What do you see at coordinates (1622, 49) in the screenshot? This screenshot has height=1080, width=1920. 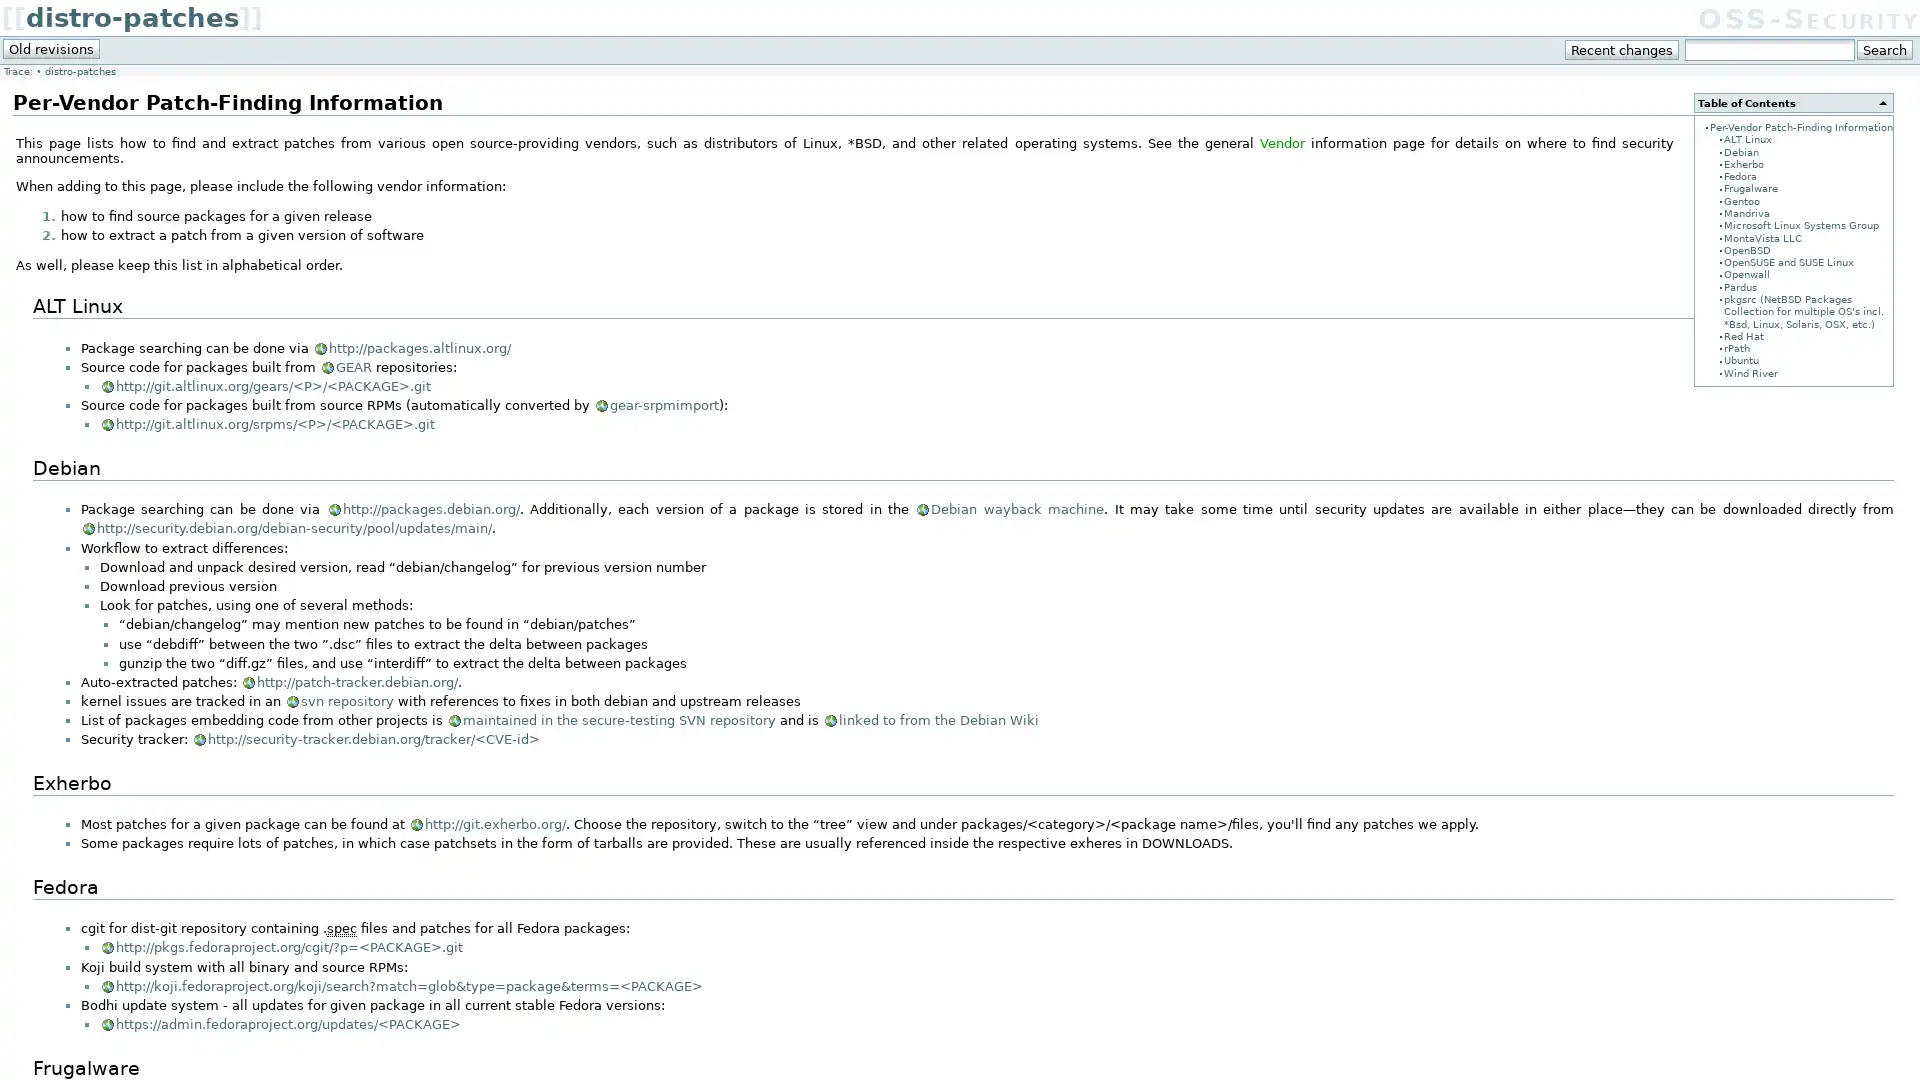 I see `Recent changes` at bounding box center [1622, 49].